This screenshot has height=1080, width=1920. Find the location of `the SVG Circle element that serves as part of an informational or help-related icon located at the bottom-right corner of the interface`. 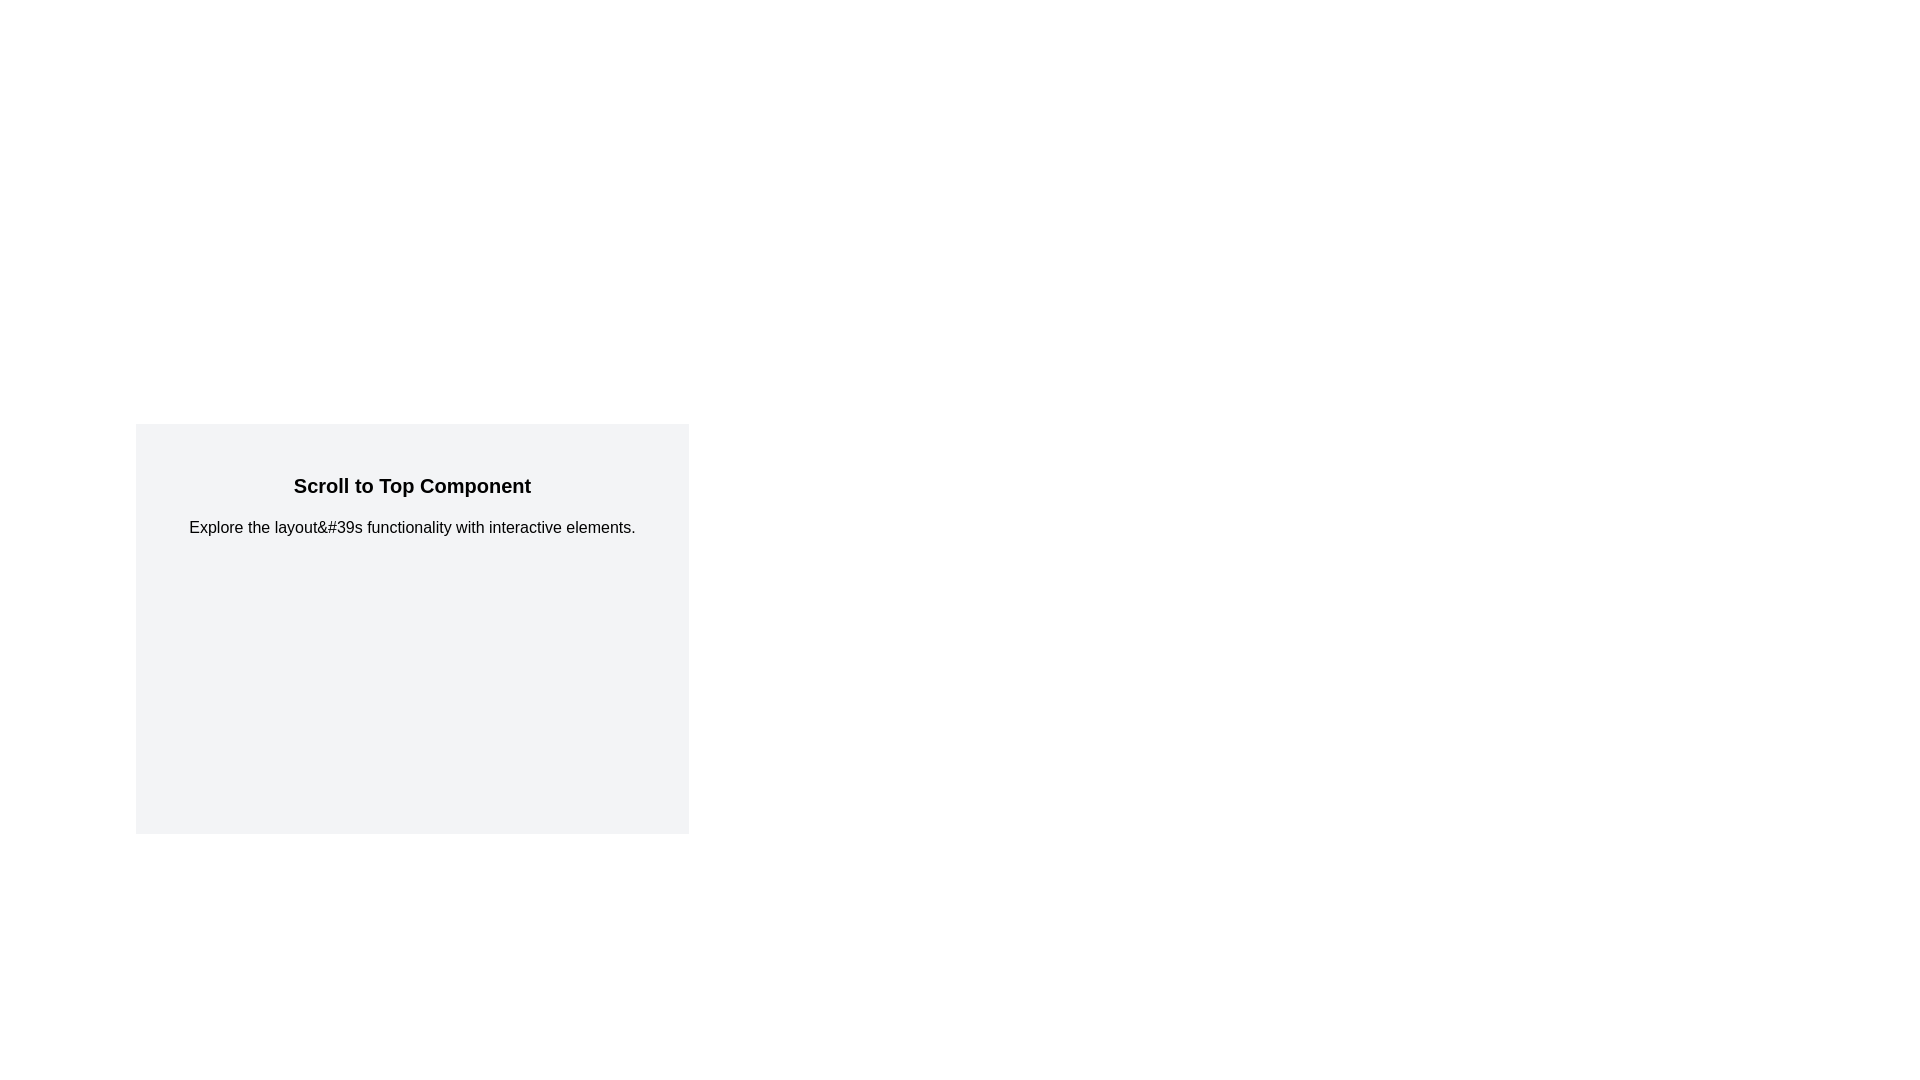

the SVG Circle element that serves as part of an informational or help-related icon located at the bottom-right corner of the interface is located at coordinates (1851, 1028).